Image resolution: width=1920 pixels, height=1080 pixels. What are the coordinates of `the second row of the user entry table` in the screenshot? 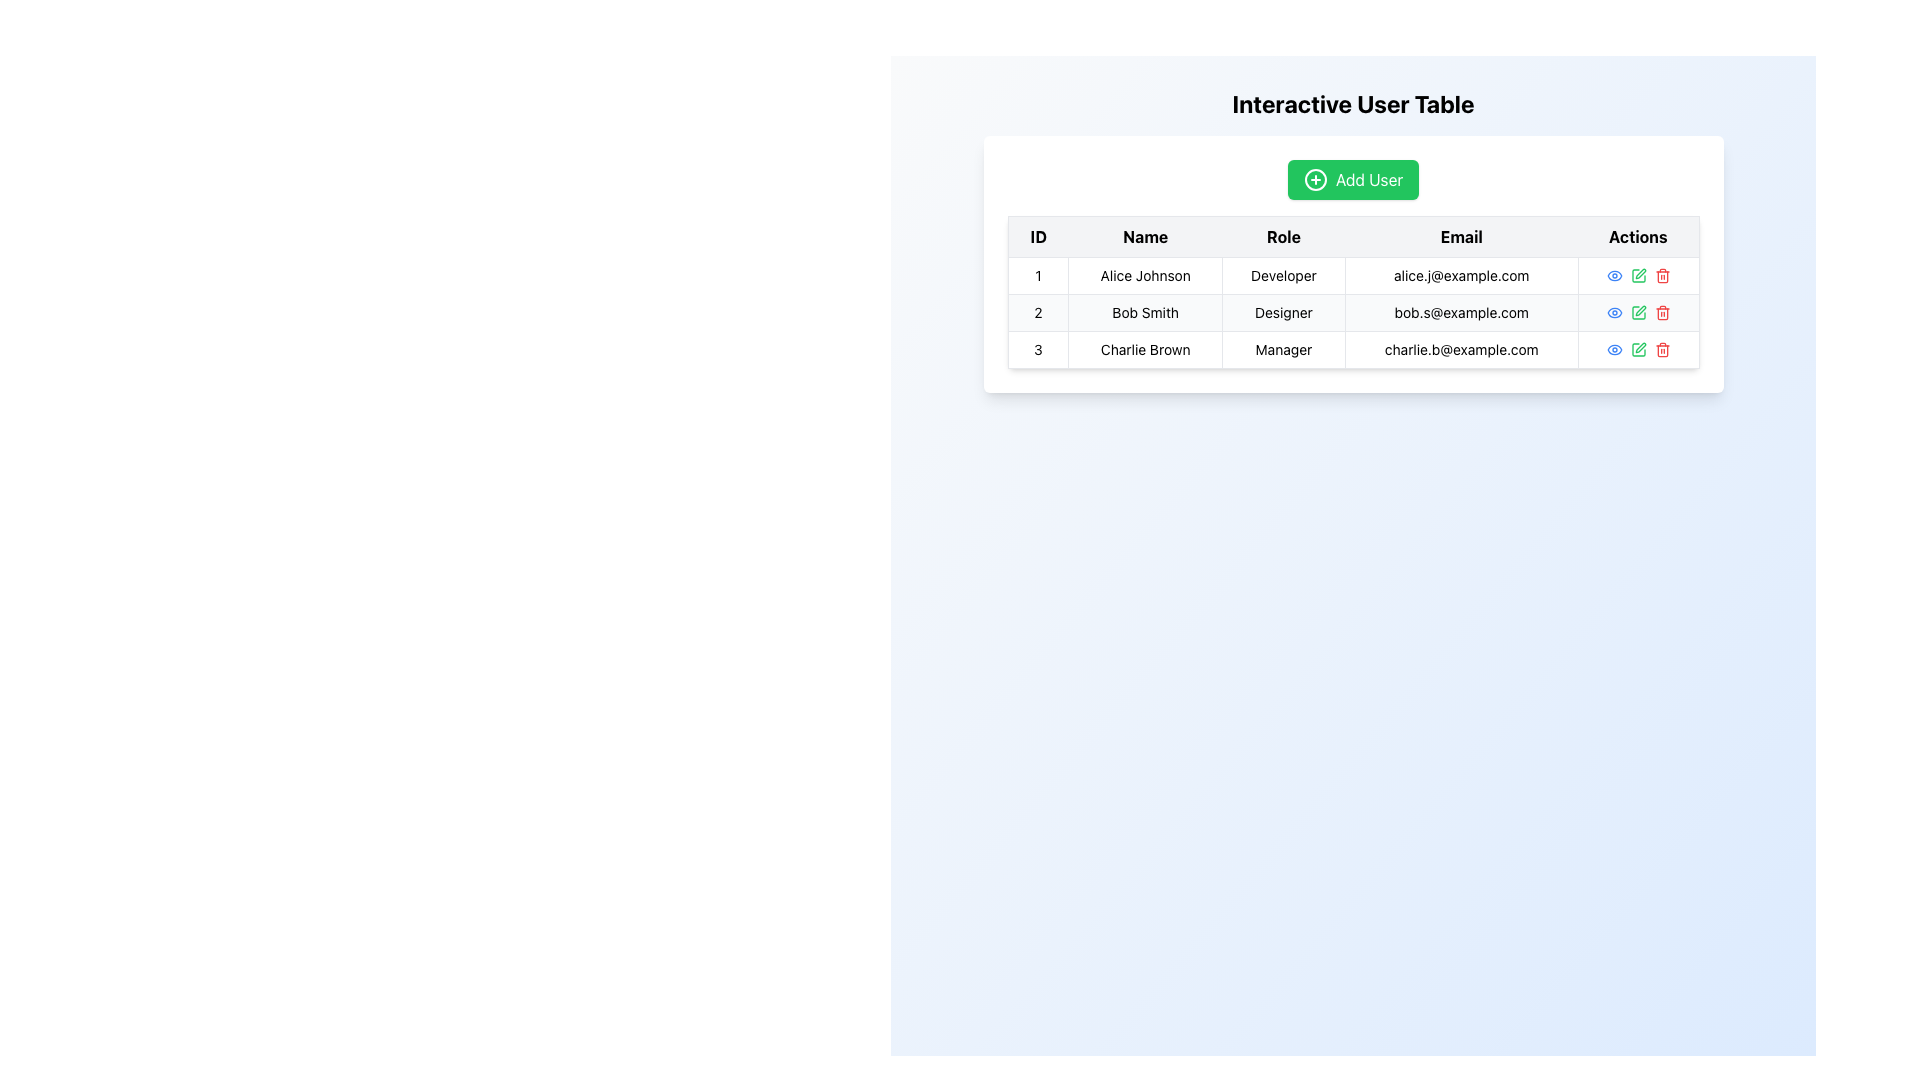 It's located at (1353, 312).